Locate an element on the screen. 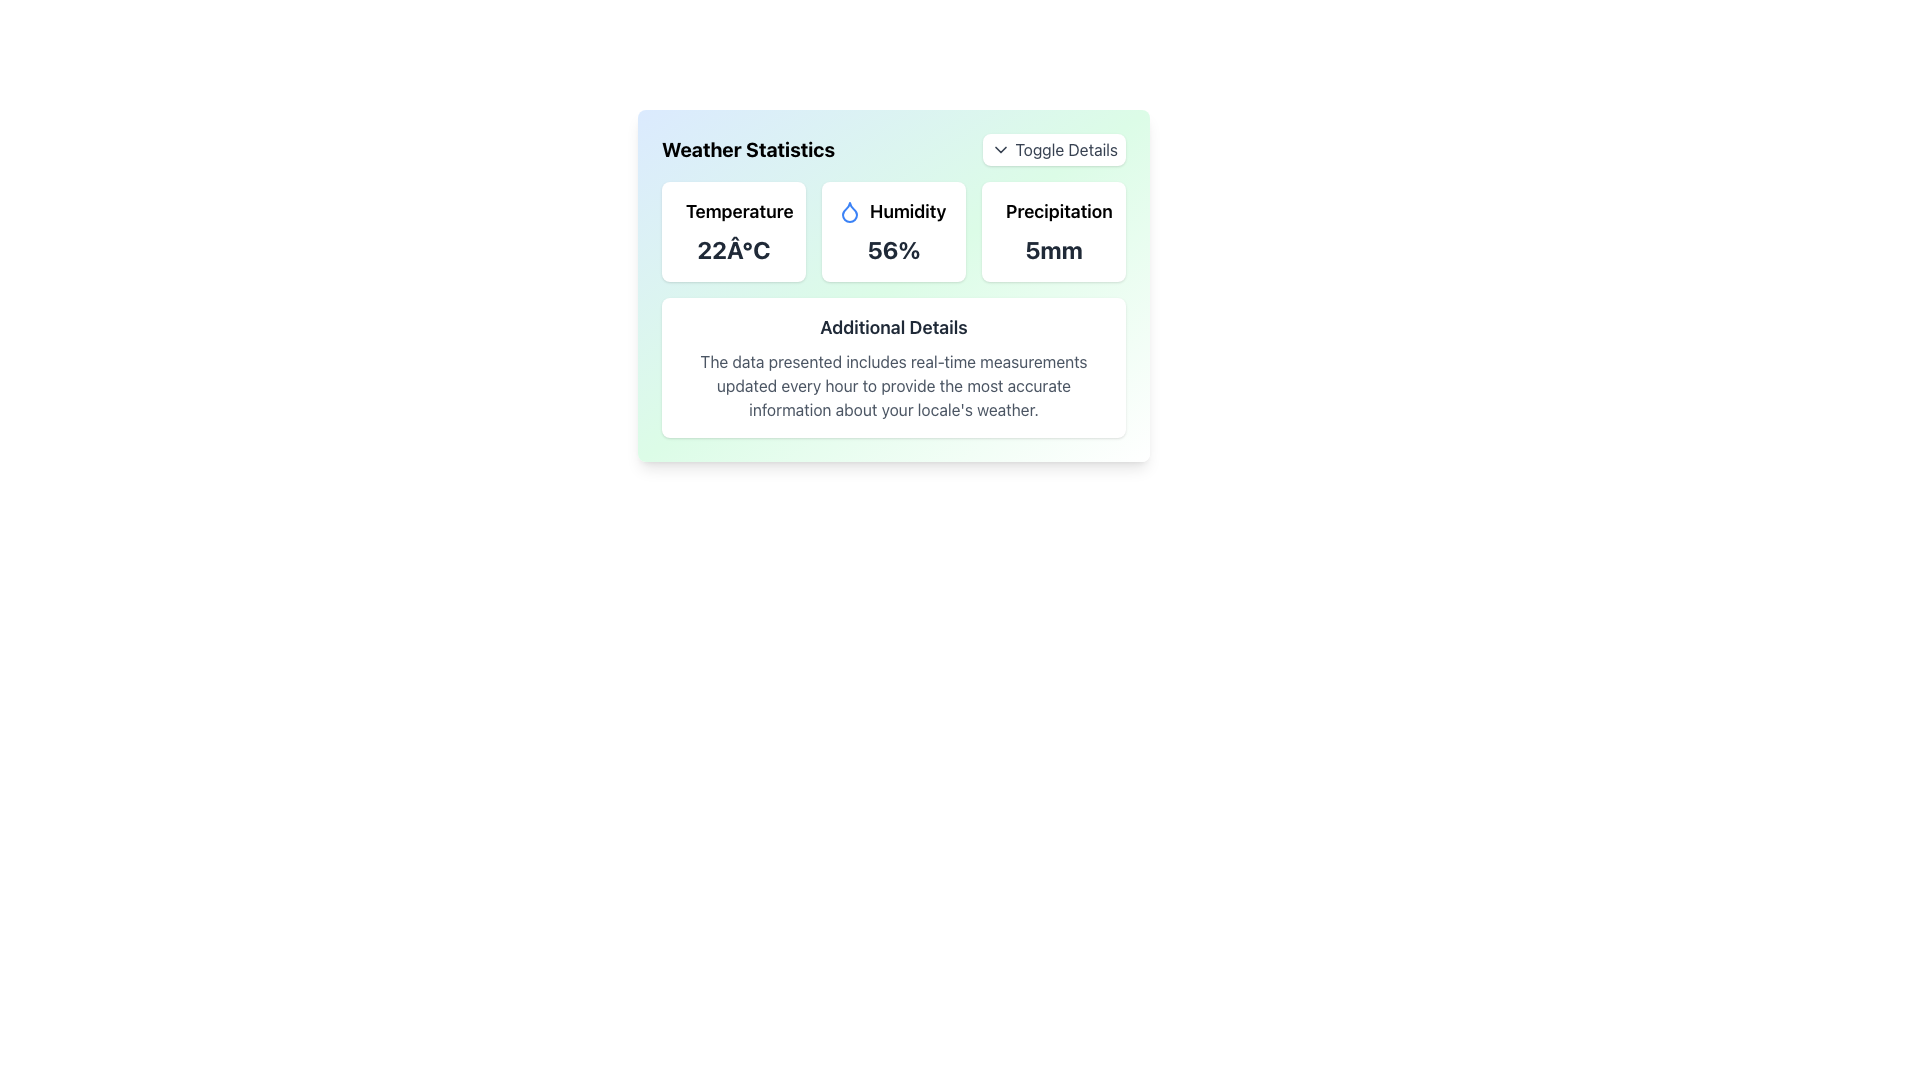 This screenshot has height=1080, width=1920. section header text indicating 'Additional Details' which is centrally located above a paragraph of descriptive text and below a set of data statistics is located at coordinates (892, 326).